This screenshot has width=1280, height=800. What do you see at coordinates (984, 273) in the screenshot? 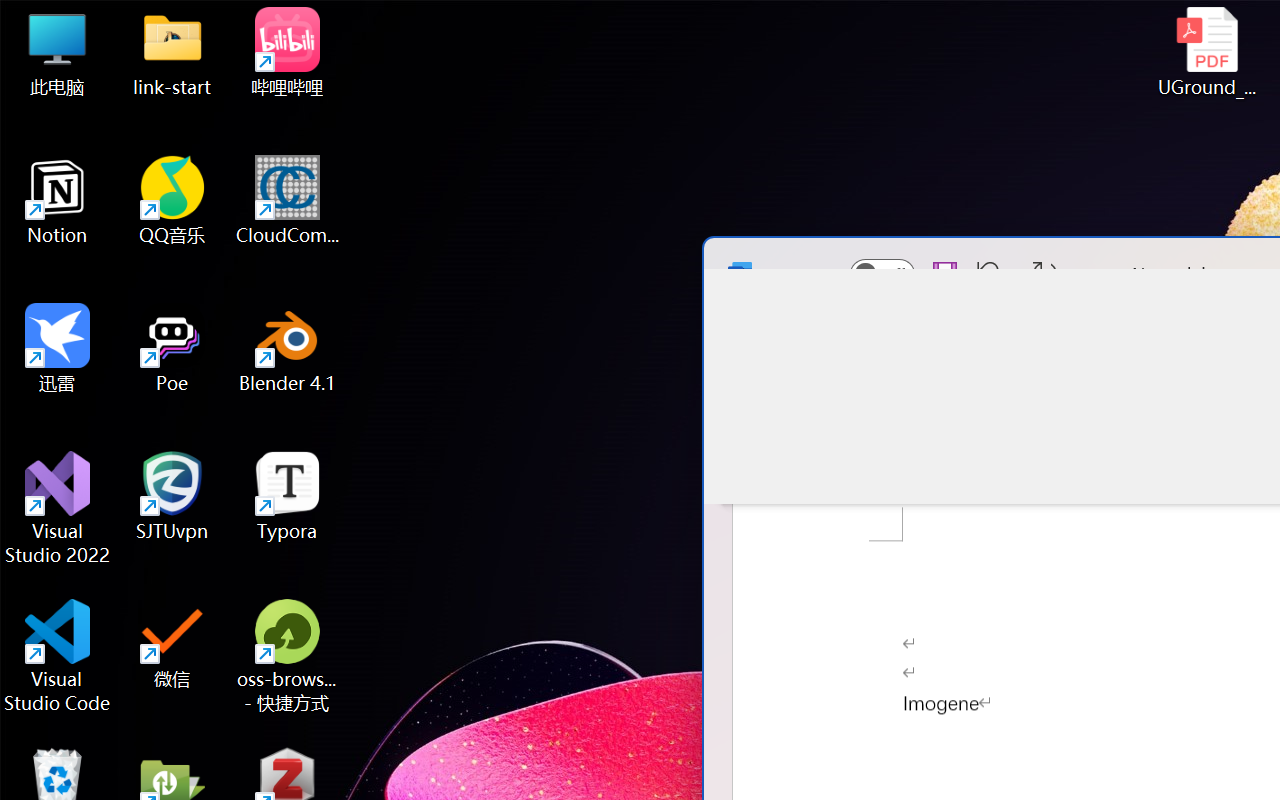
I see `'Undo Paragraph Formatting'` at bounding box center [984, 273].